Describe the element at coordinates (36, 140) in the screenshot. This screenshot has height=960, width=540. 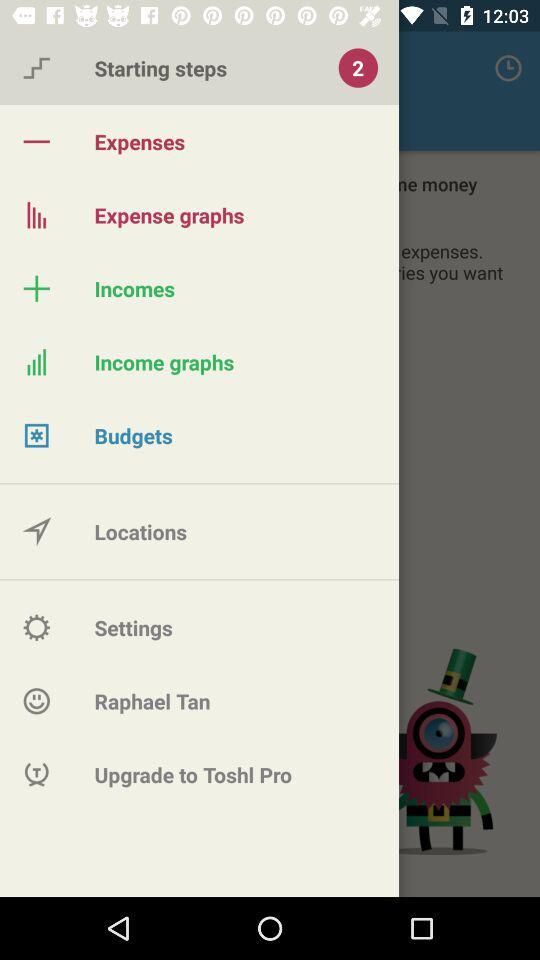
I see `icon left to the text expenses` at that location.